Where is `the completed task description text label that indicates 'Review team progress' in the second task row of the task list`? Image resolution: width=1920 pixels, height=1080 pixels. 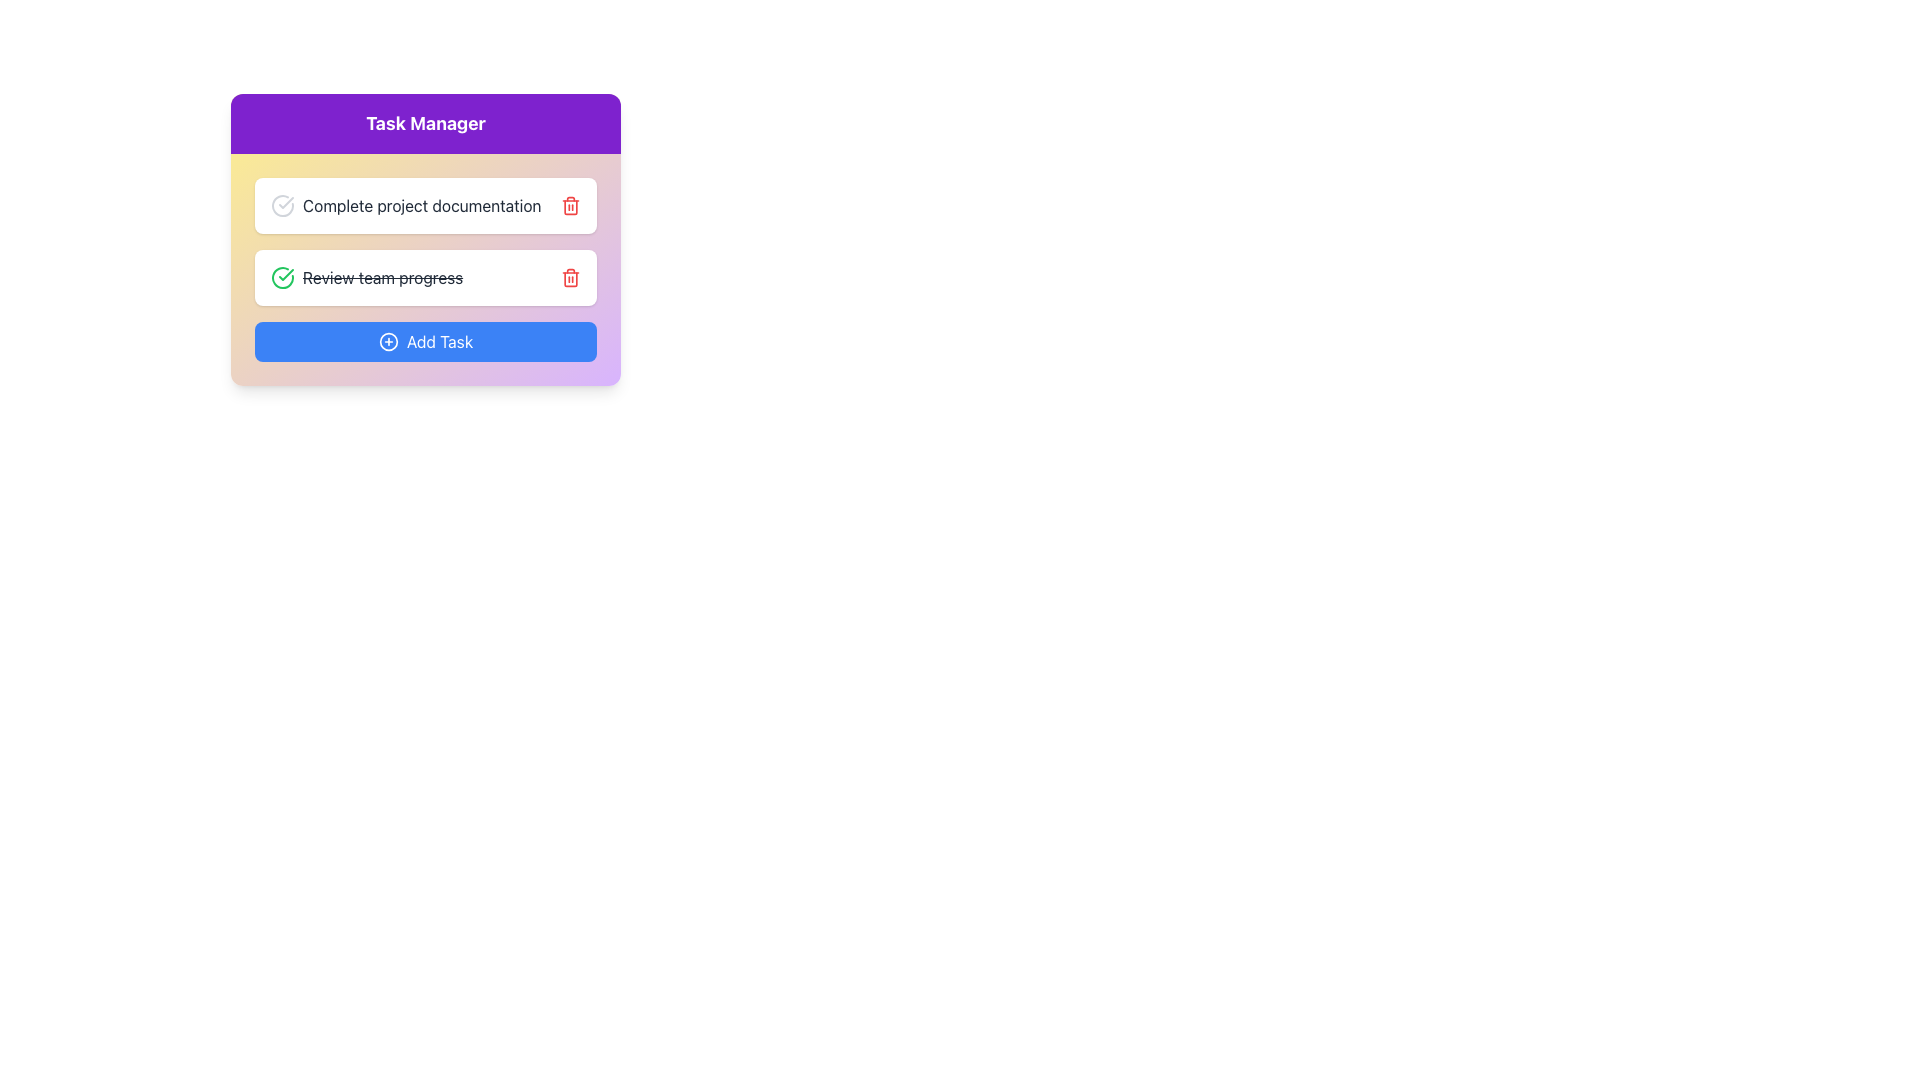
the completed task description text label that indicates 'Review team progress' in the second task row of the task list is located at coordinates (383, 277).